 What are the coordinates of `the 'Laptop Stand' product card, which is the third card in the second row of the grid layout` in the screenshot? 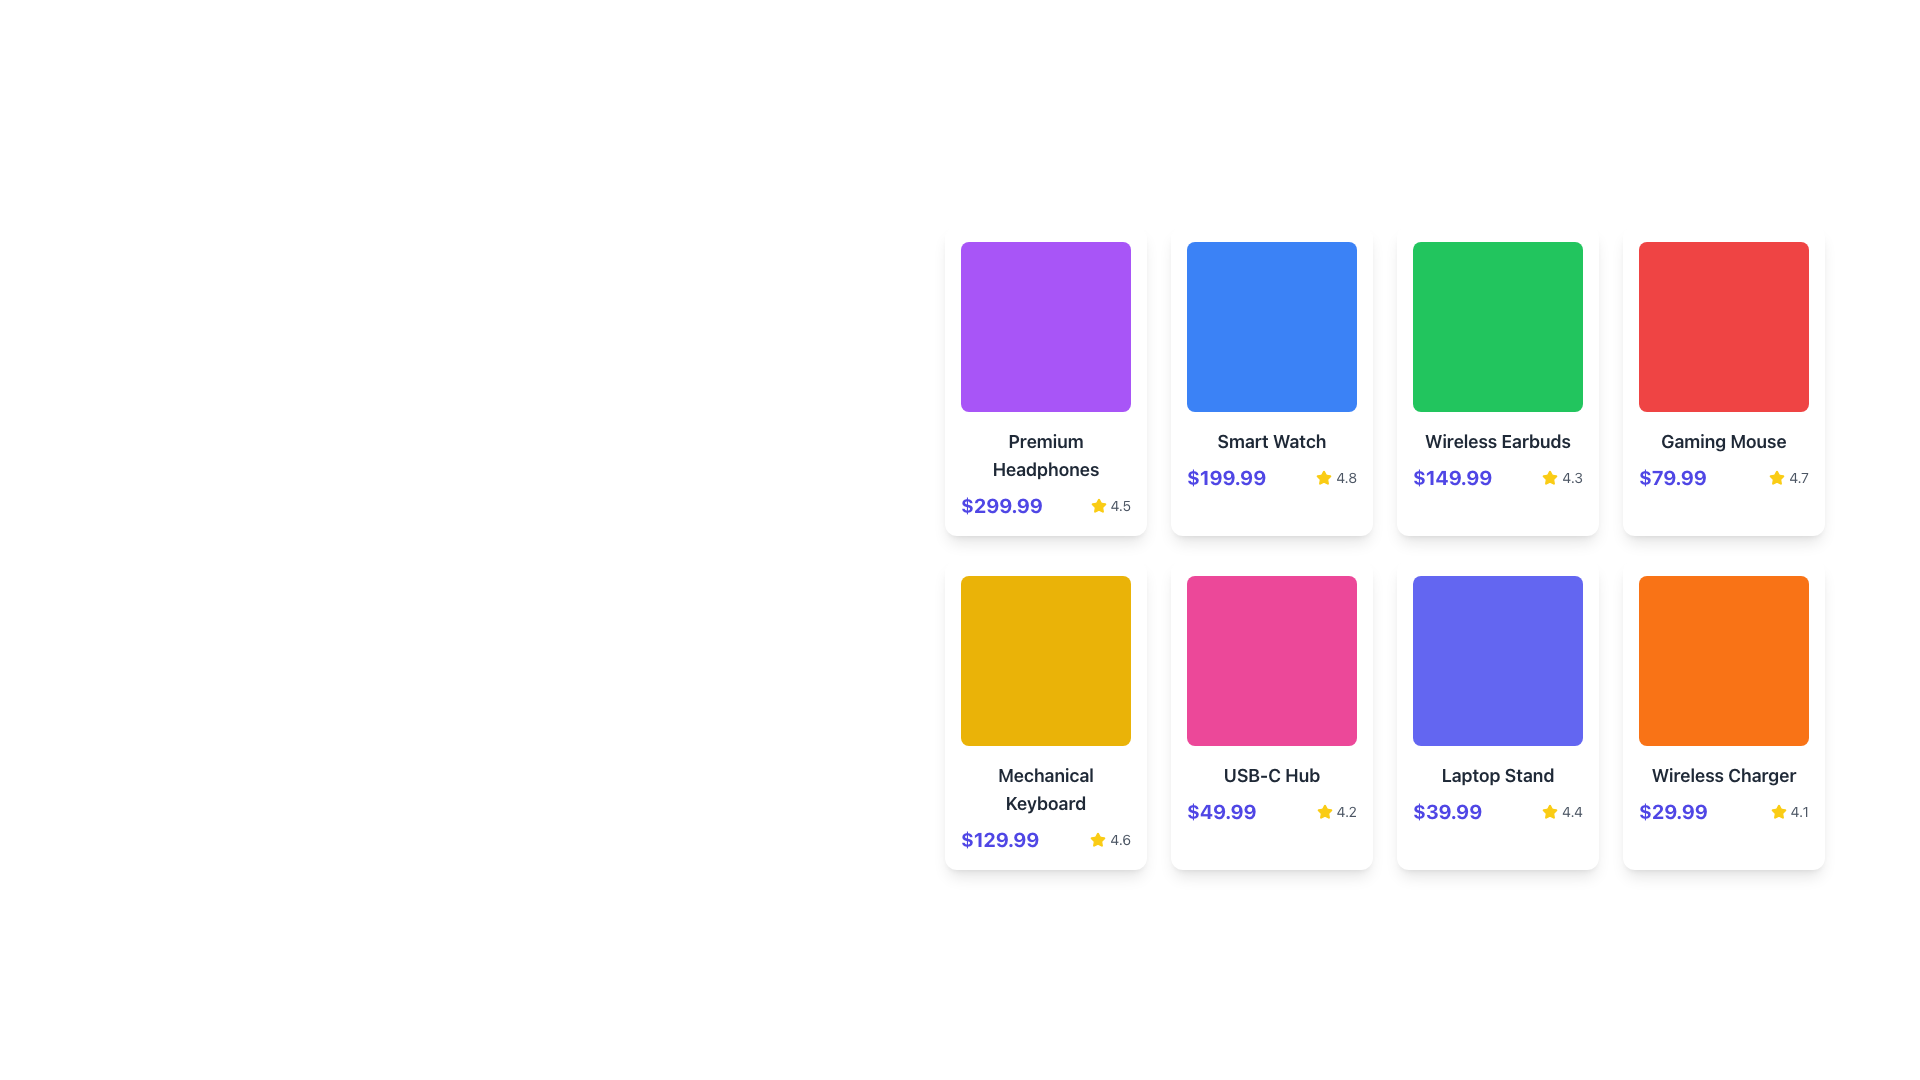 It's located at (1497, 713).